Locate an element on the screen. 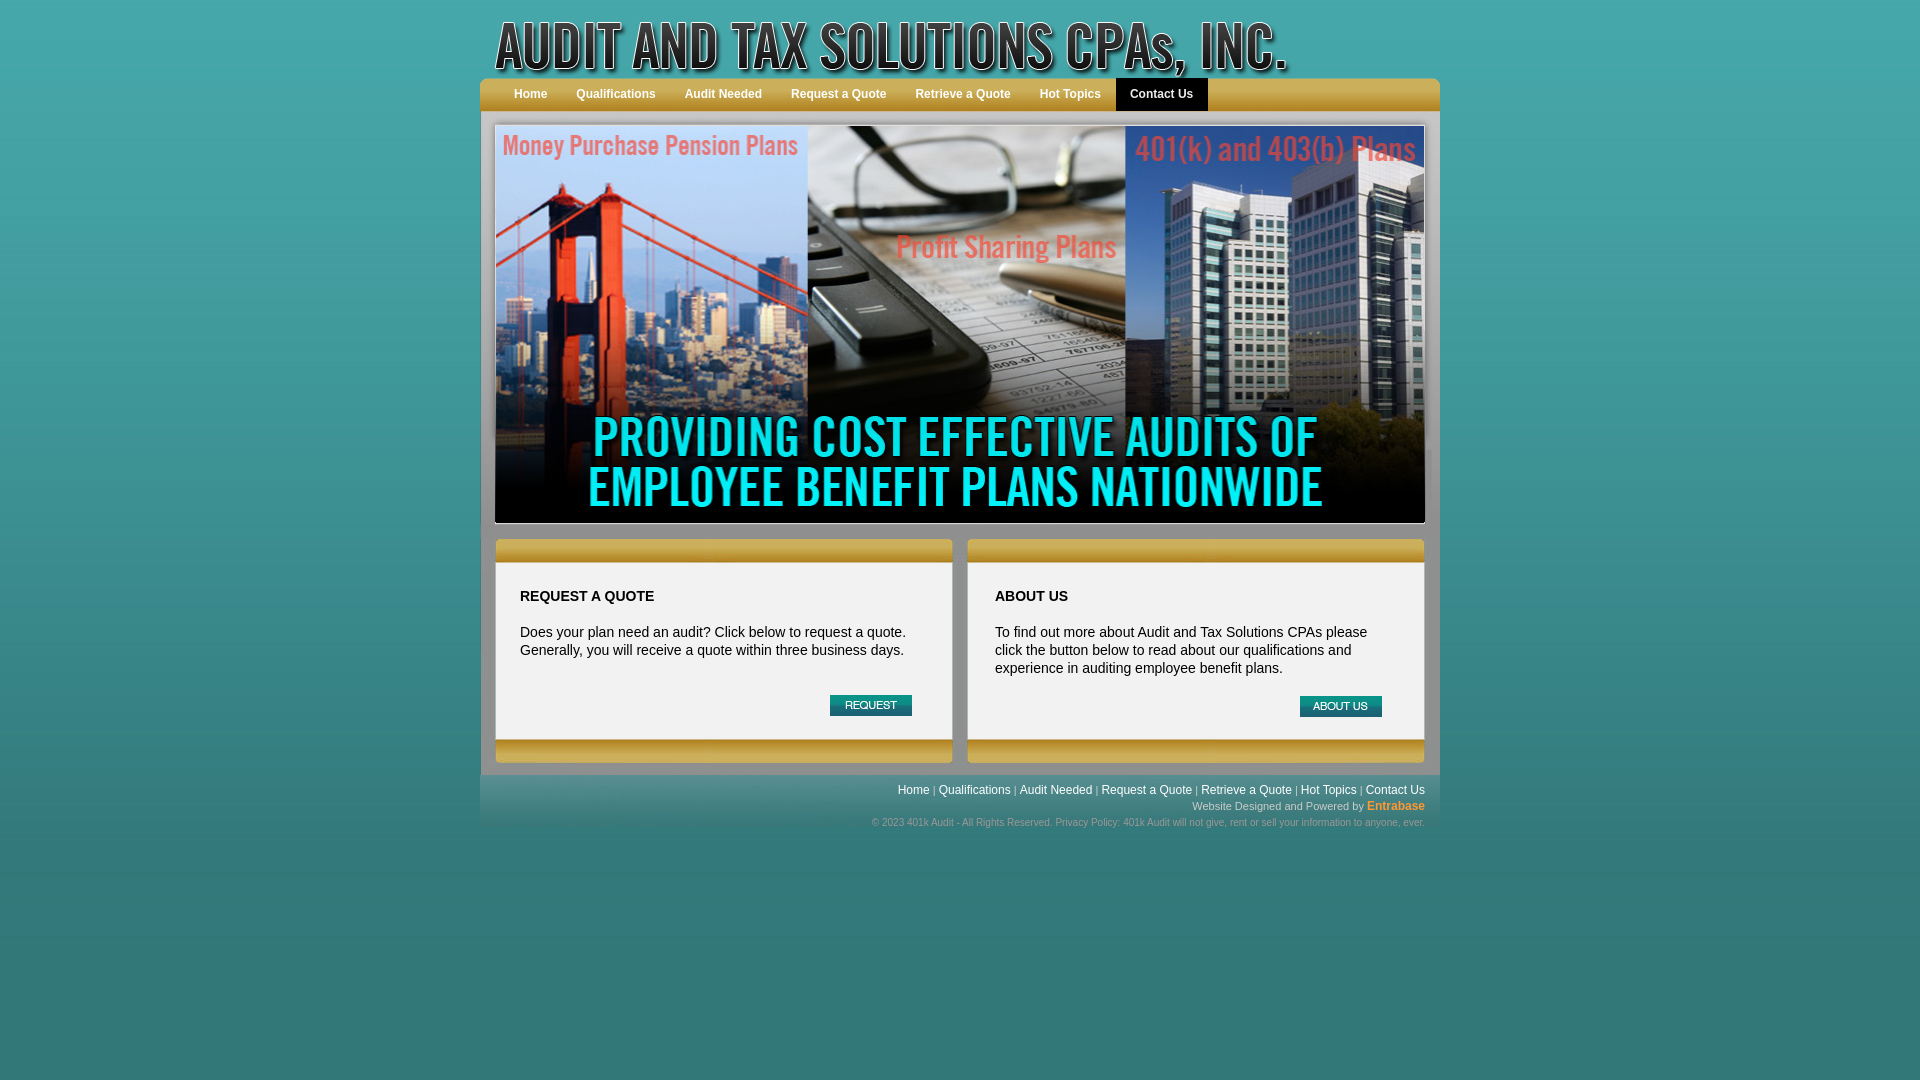 The image size is (1920, 1080). 'Retrieve a Quote' is located at coordinates (1245, 789).